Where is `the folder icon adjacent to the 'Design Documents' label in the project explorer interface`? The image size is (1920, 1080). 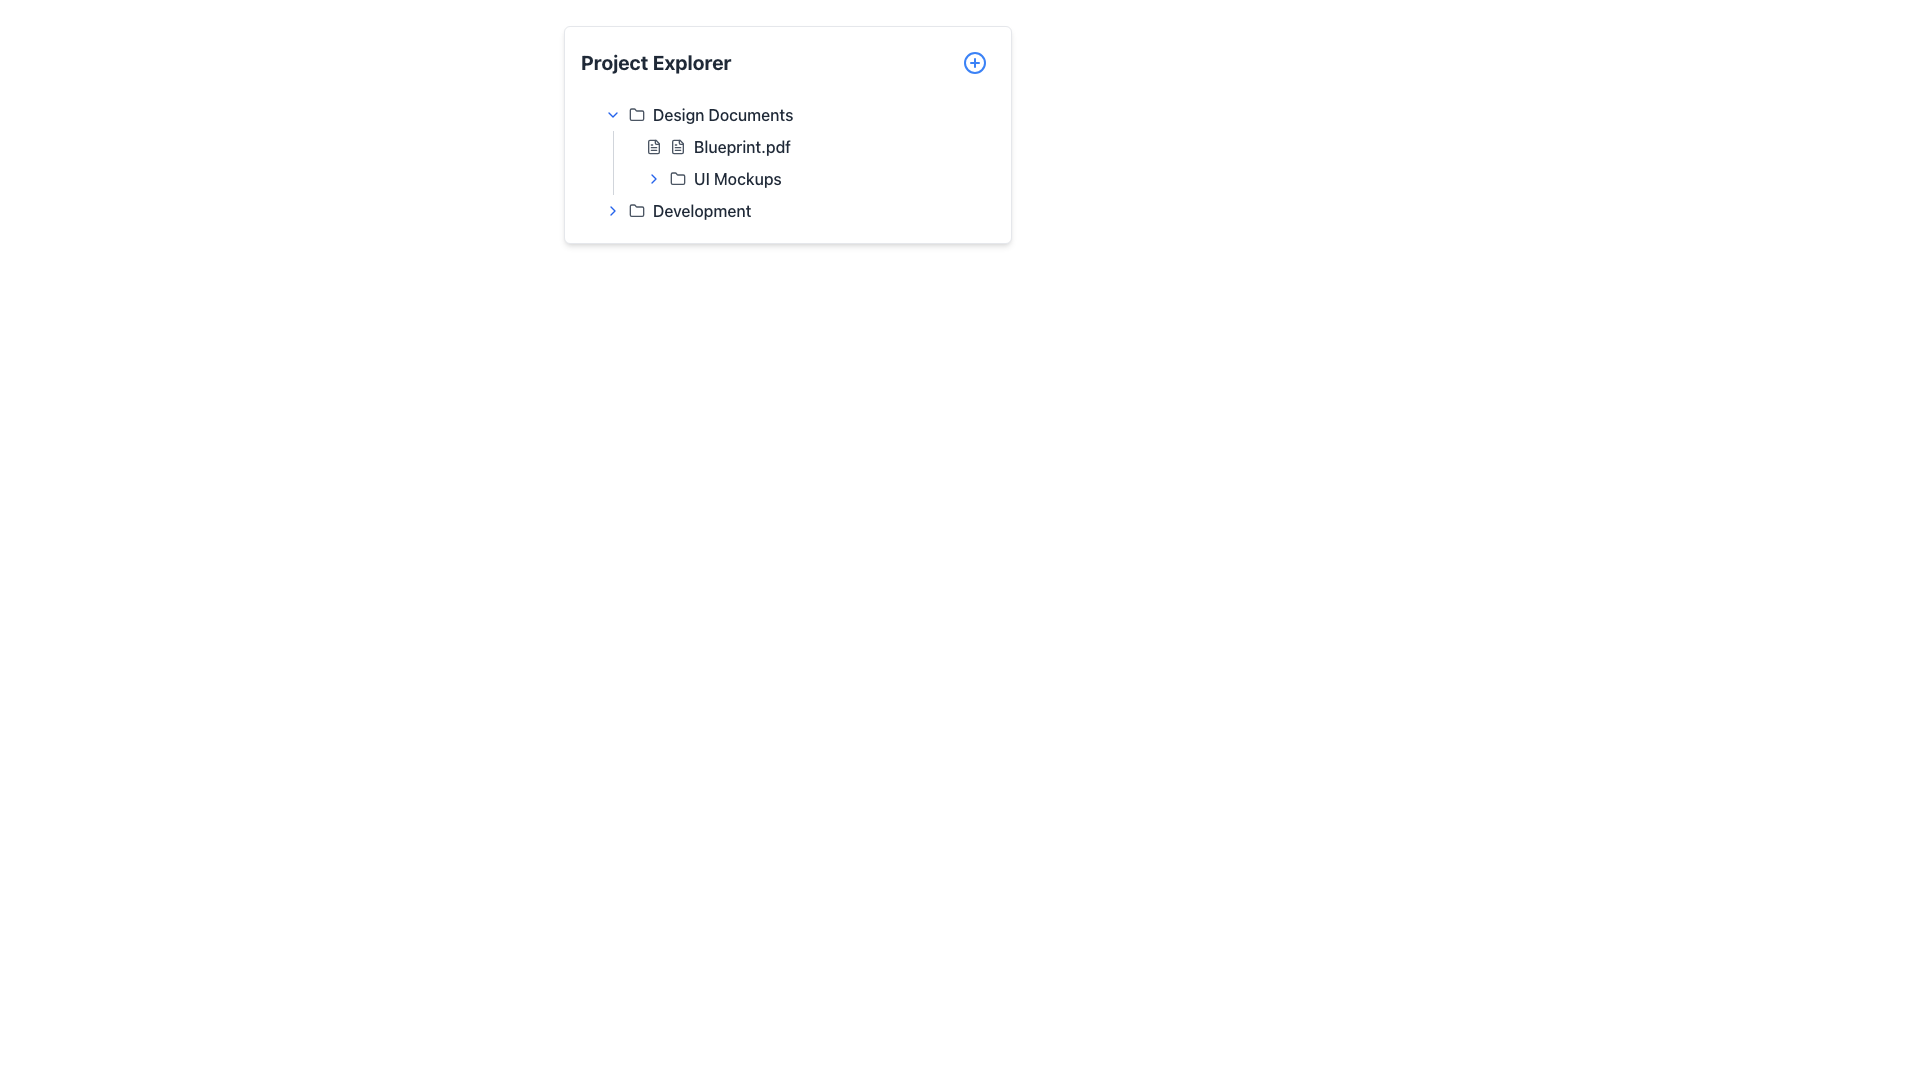
the folder icon adjacent to the 'Design Documents' label in the project explorer interface is located at coordinates (636, 114).